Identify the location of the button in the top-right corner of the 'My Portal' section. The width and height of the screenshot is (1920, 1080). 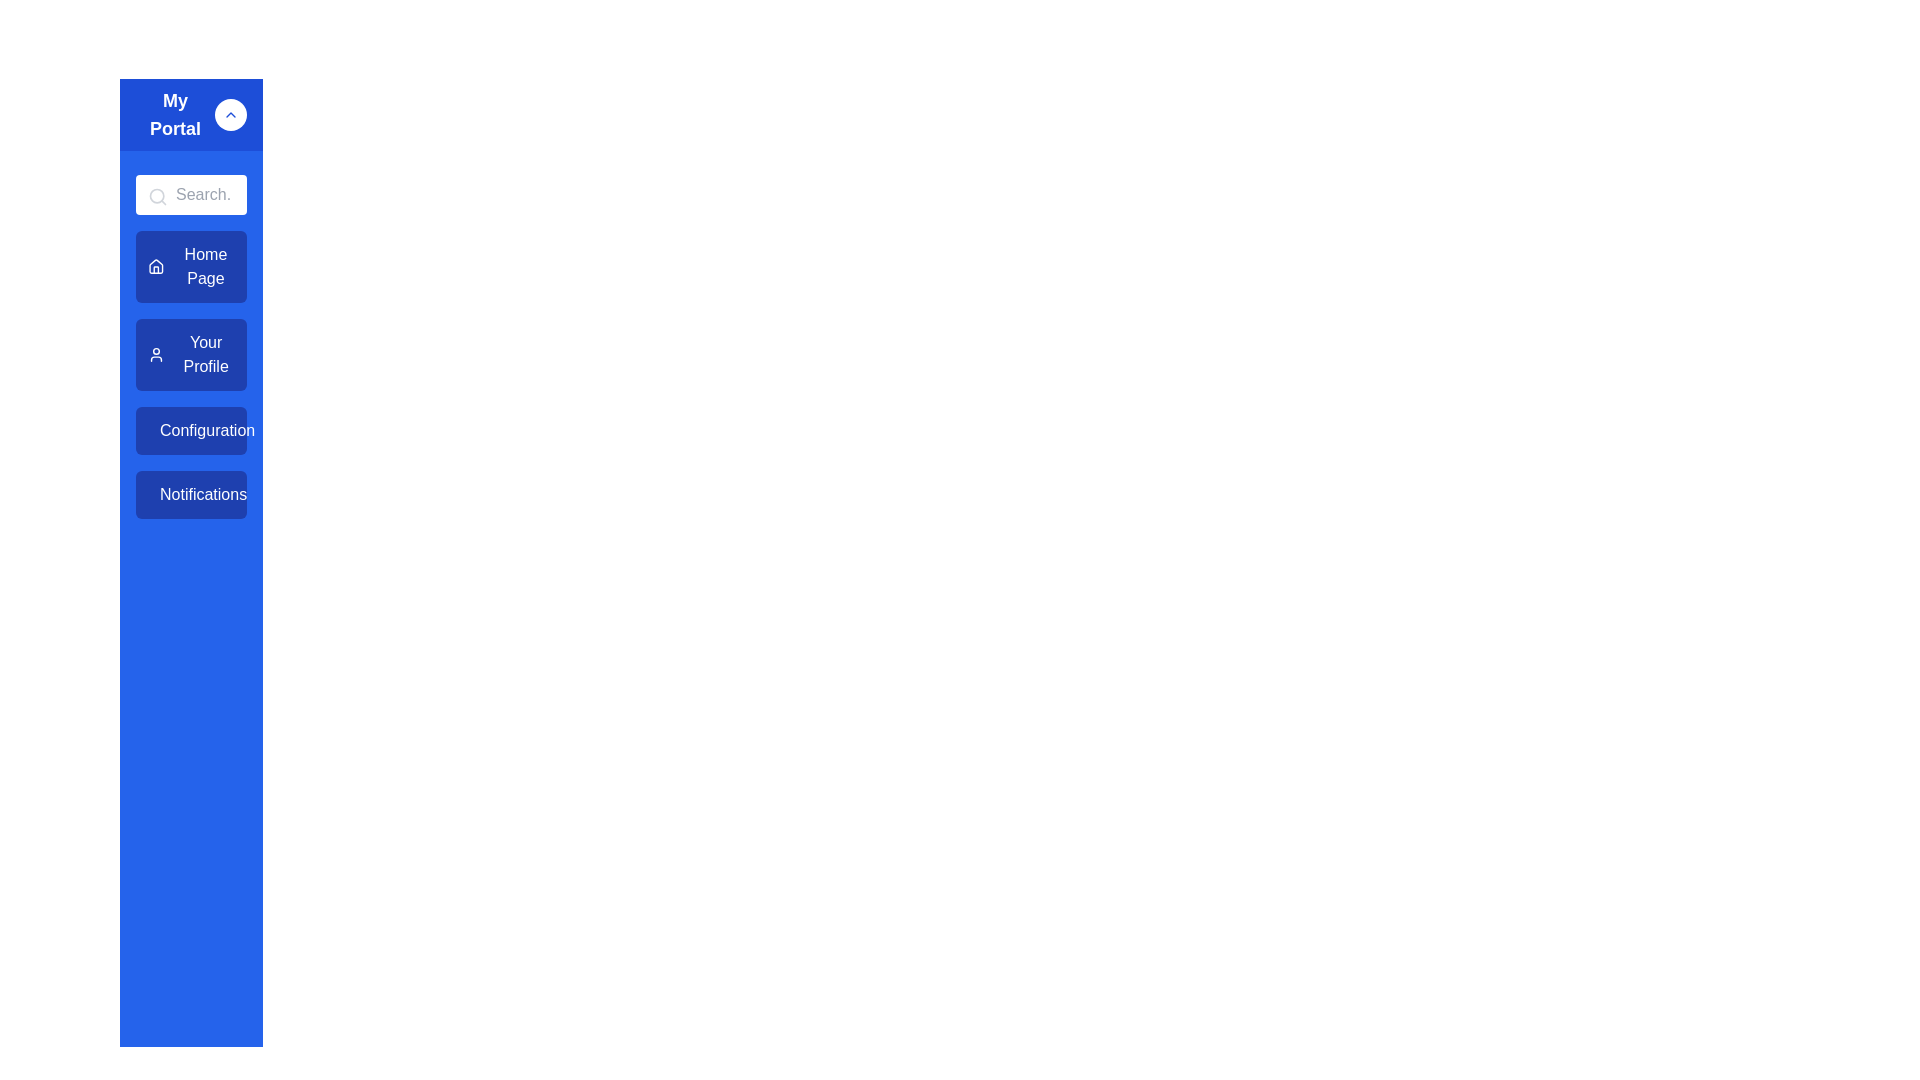
(231, 115).